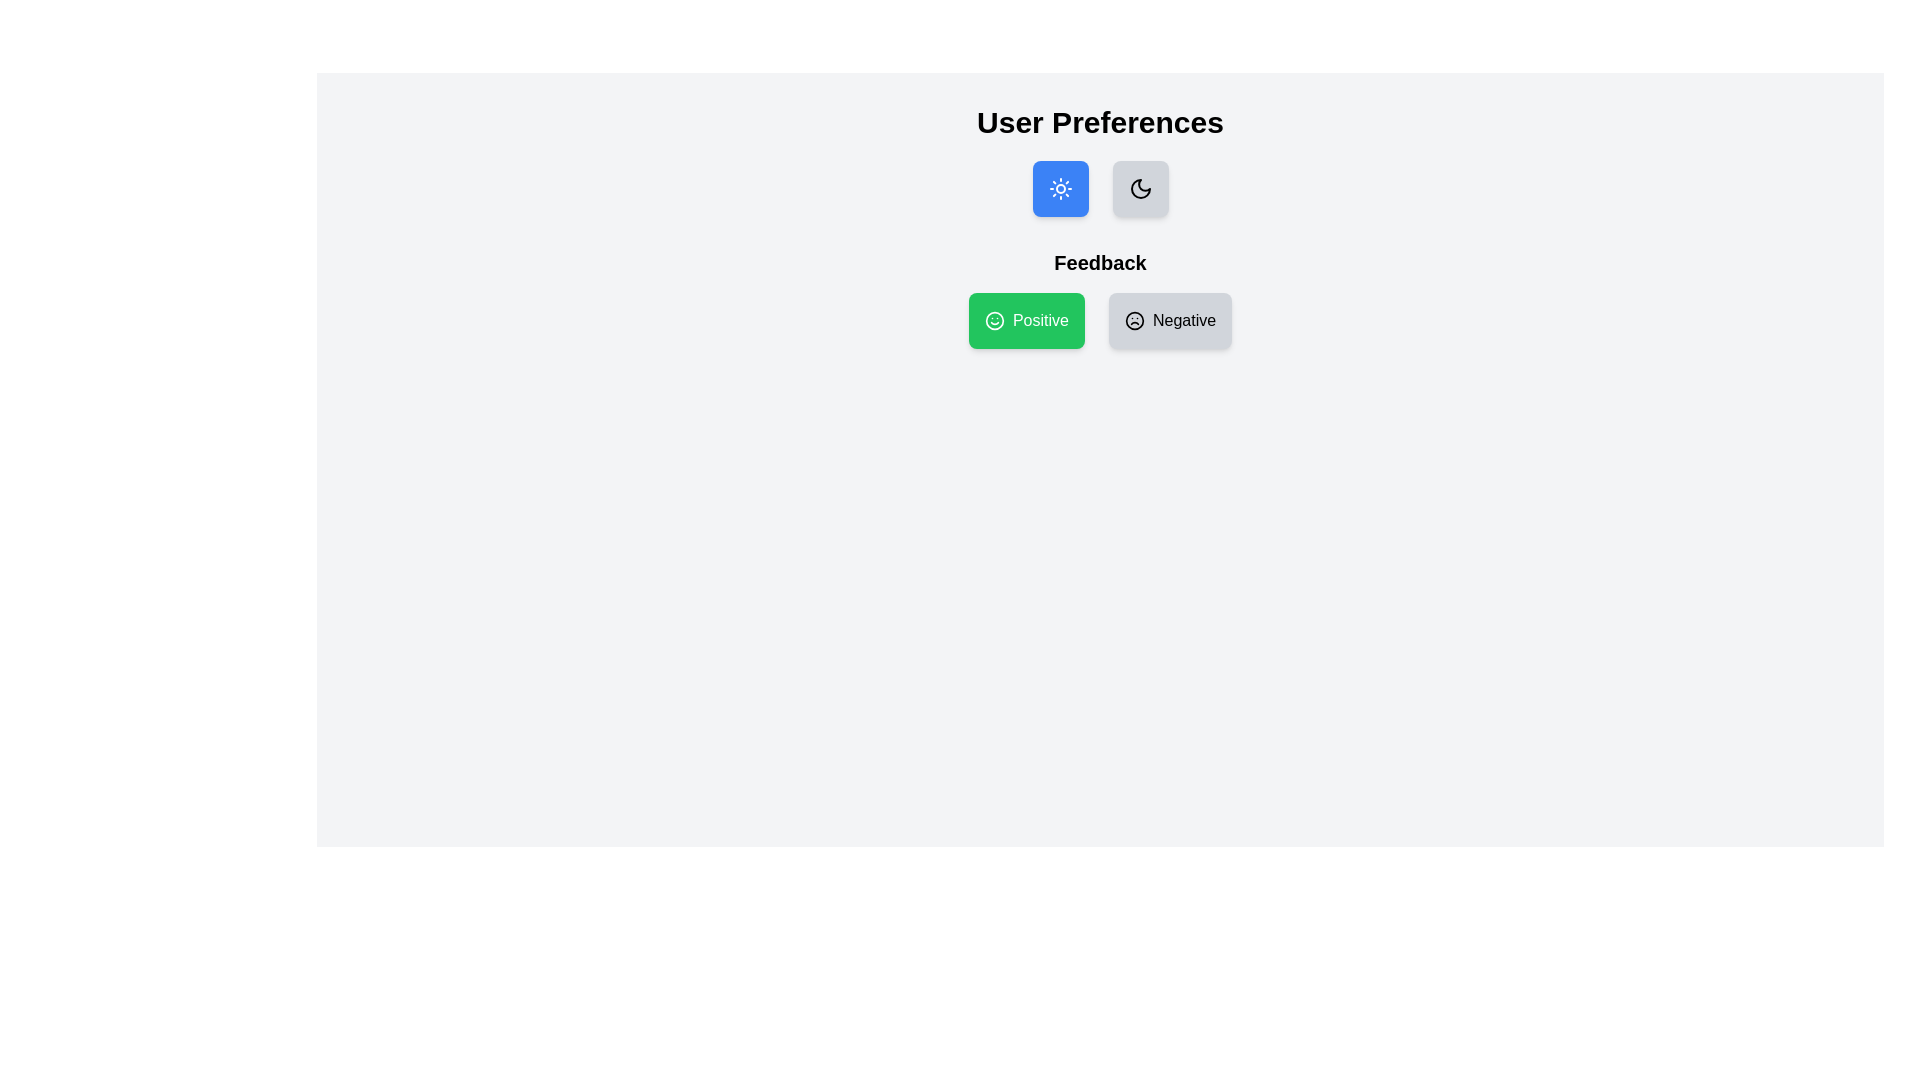 The height and width of the screenshot is (1080, 1920). What do you see at coordinates (1140, 189) in the screenshot?
I see `the button with a moon icon located to the right of the sun icon button under the 'User Preferences' header` at bounding box center [1140, 189].